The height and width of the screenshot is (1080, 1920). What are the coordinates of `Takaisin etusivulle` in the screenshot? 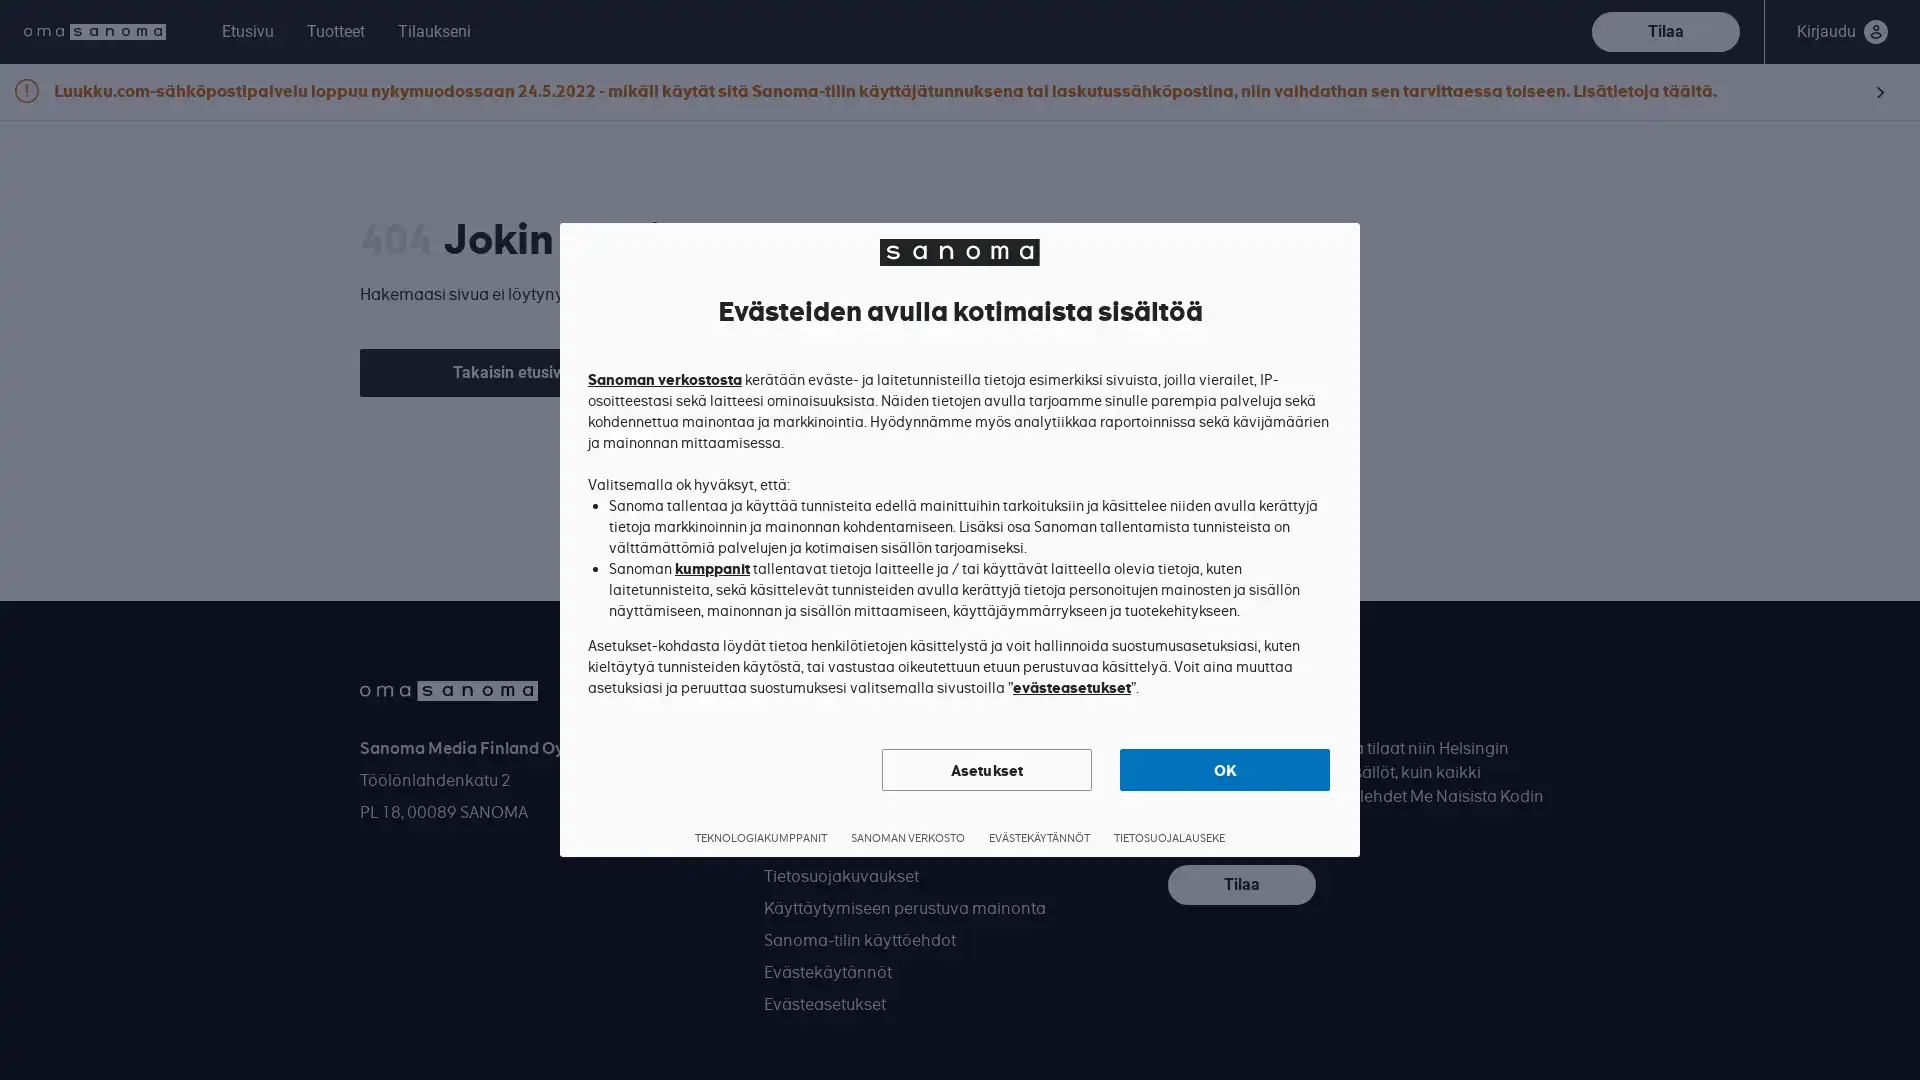 It's located at (519, 373).